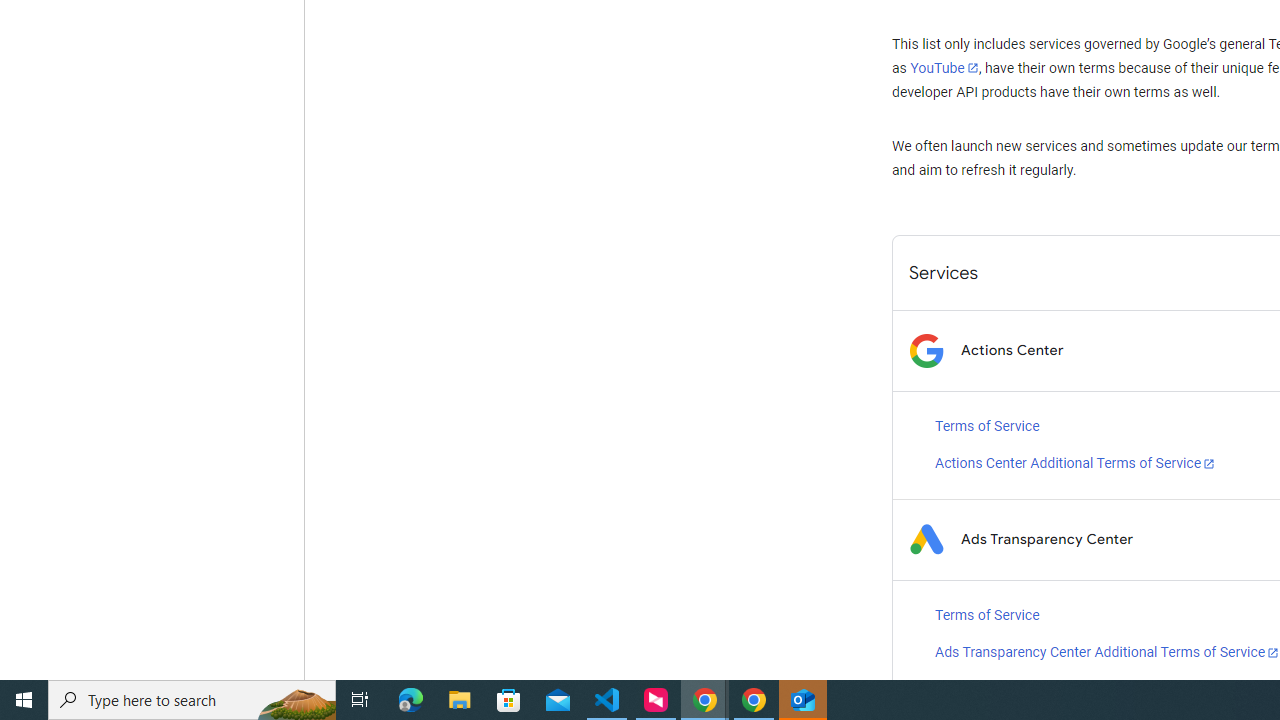 This screenshot has width=1280, height=720. What do you see at coordinates (1074, 464) in the screenshot?
I see `'Actions Center Additional Terms of Service'` at bounding box center [1074, 464].